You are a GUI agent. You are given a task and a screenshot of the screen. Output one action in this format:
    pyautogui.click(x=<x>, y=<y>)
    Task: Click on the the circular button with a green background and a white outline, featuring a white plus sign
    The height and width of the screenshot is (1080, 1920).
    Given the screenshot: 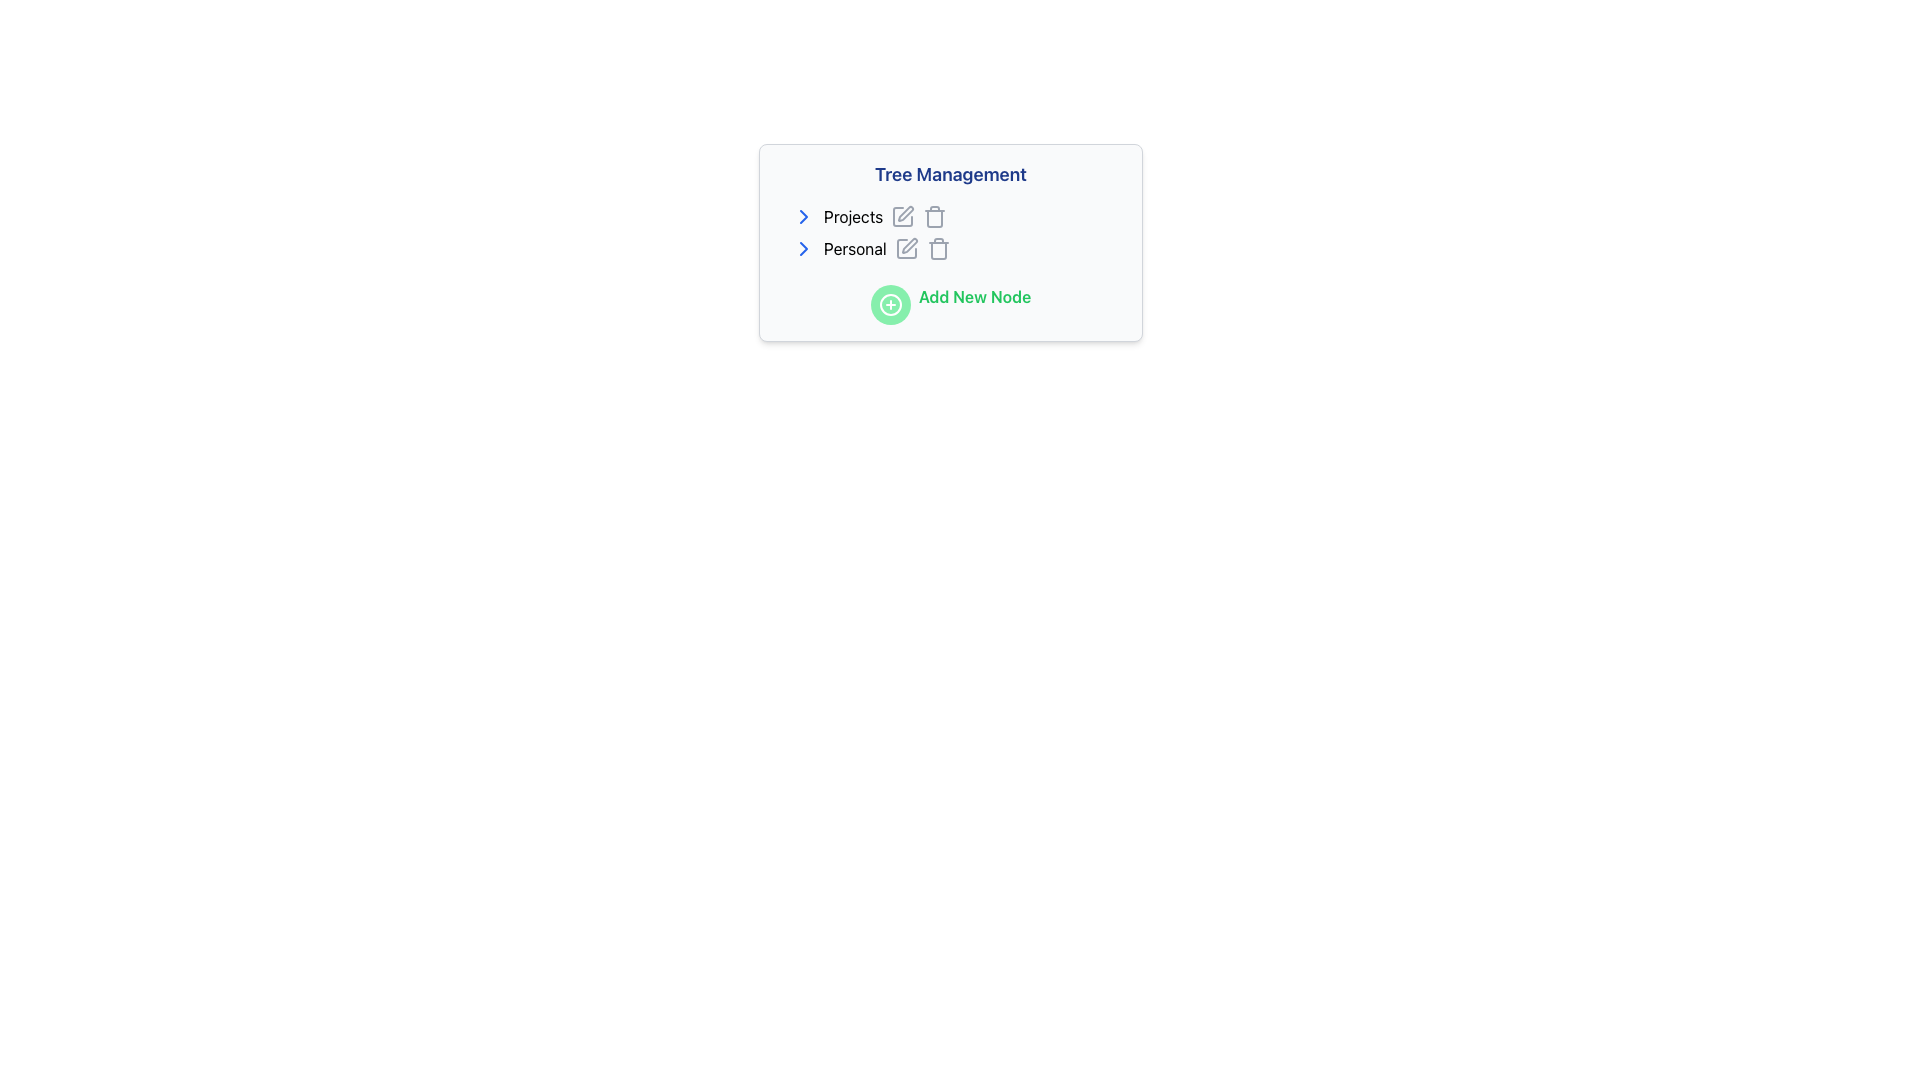 What is the action you would take?
    pyautogui.click(x=889, y=304)
    